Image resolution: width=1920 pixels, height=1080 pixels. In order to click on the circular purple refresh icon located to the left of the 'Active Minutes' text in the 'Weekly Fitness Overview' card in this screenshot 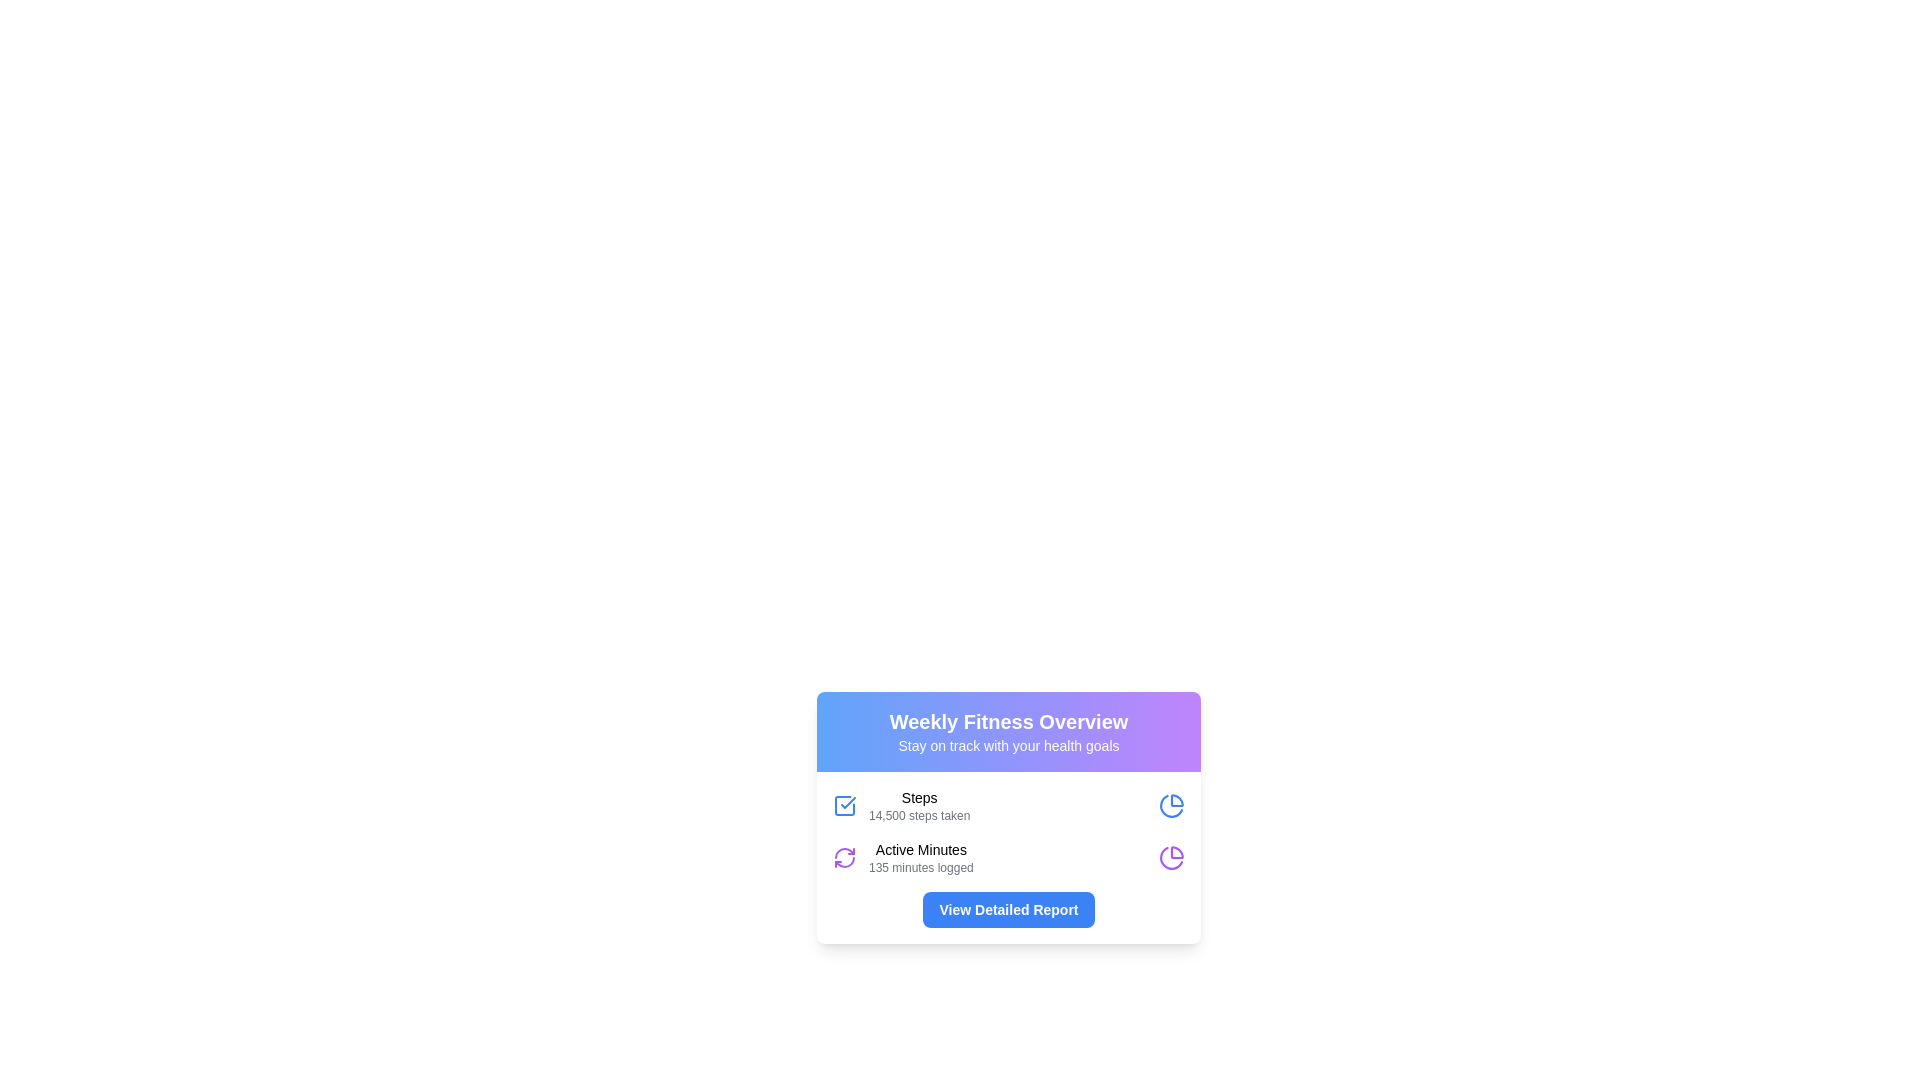, I will do `click(844, 856)`.